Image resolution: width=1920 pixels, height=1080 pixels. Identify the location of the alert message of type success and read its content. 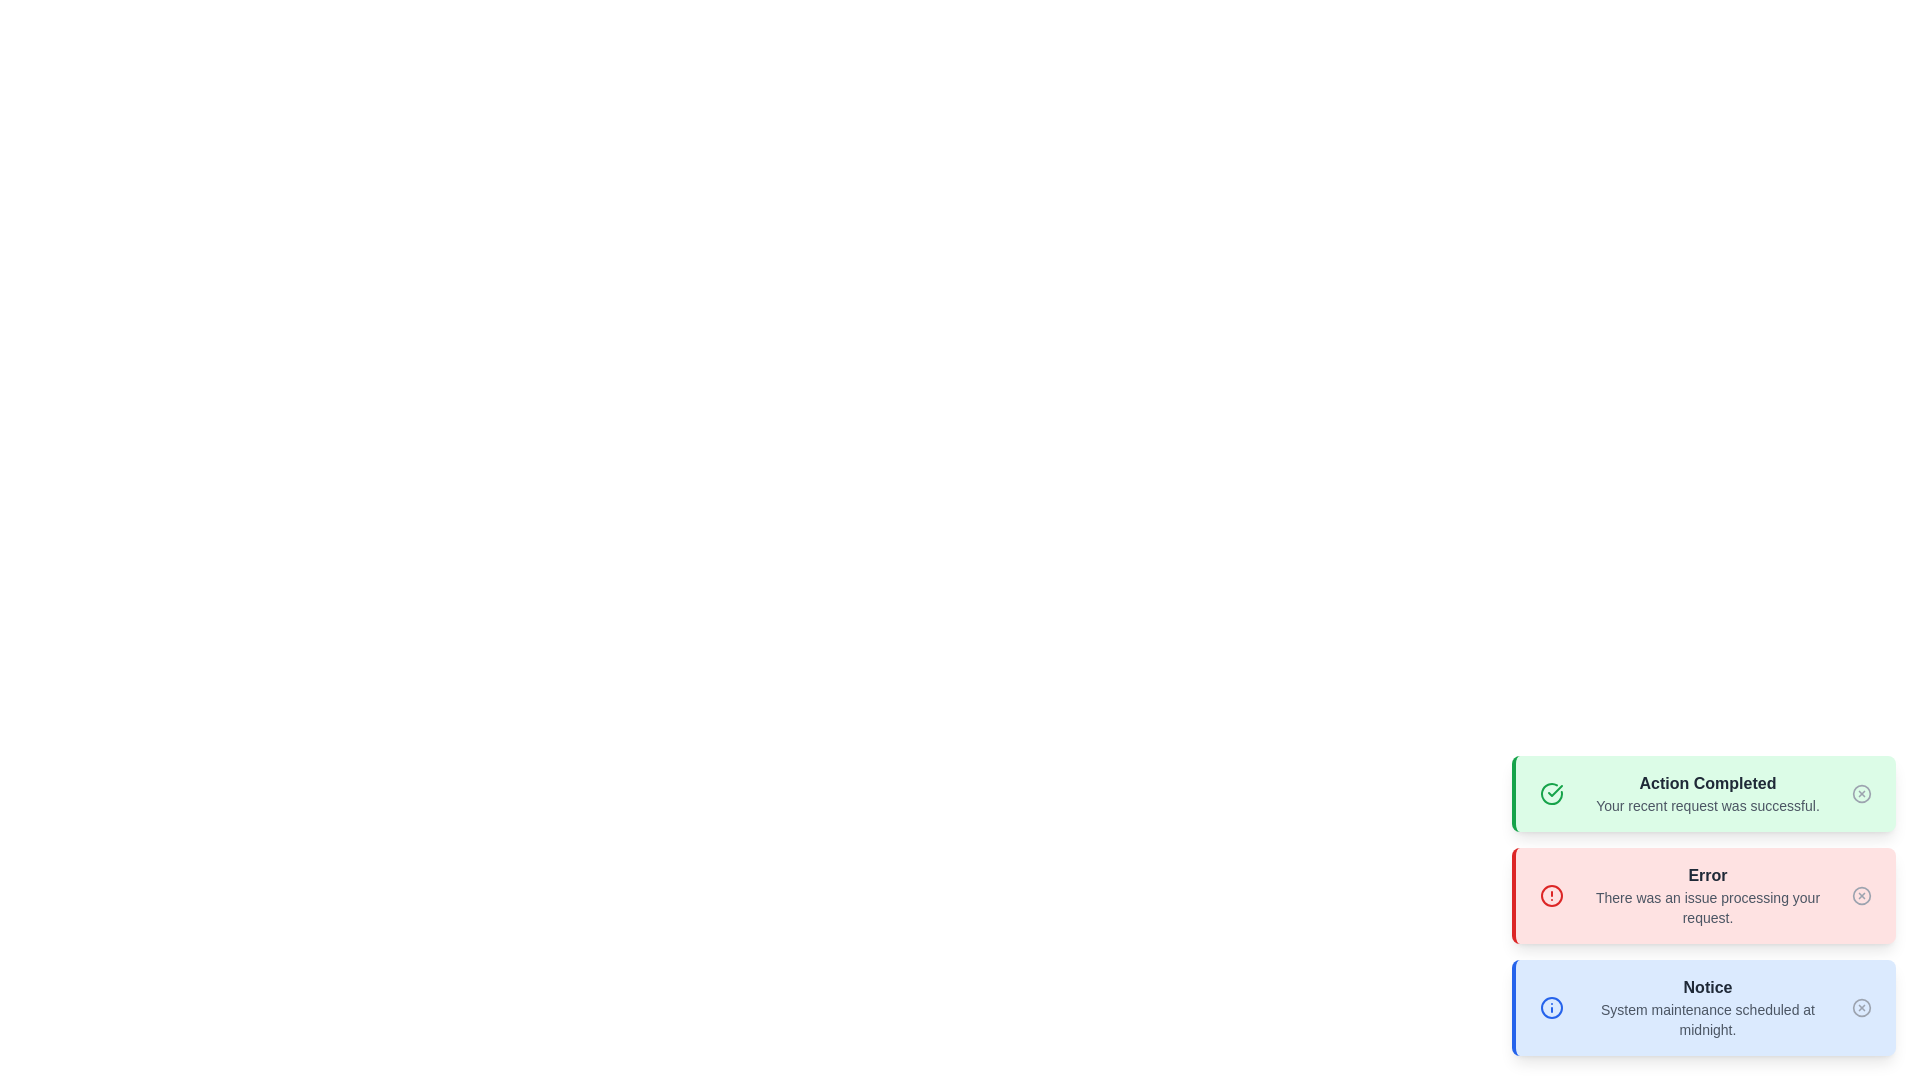
(1703, 793).